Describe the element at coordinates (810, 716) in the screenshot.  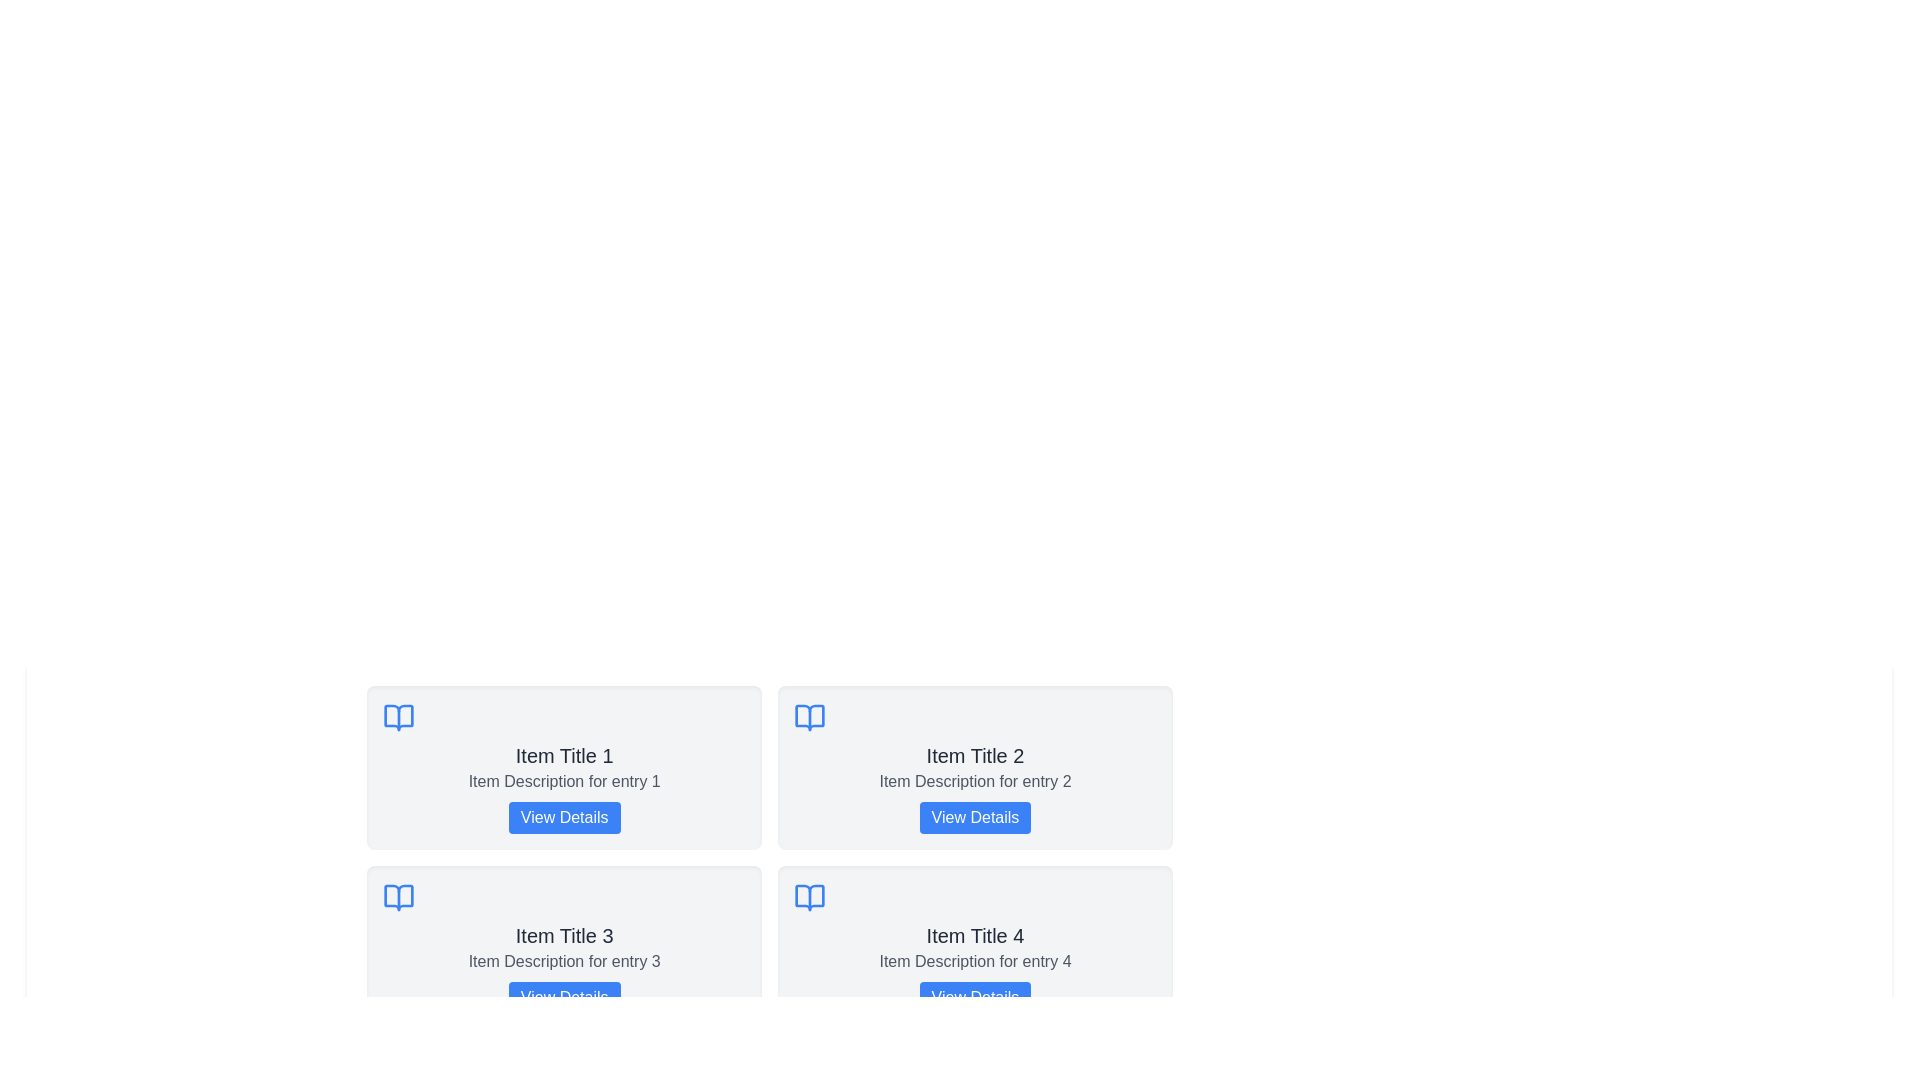
I see `the icon located at the top-left corner of the card titled 'Item Title 2', which visually represents the content related to a book or documentation` at that location.